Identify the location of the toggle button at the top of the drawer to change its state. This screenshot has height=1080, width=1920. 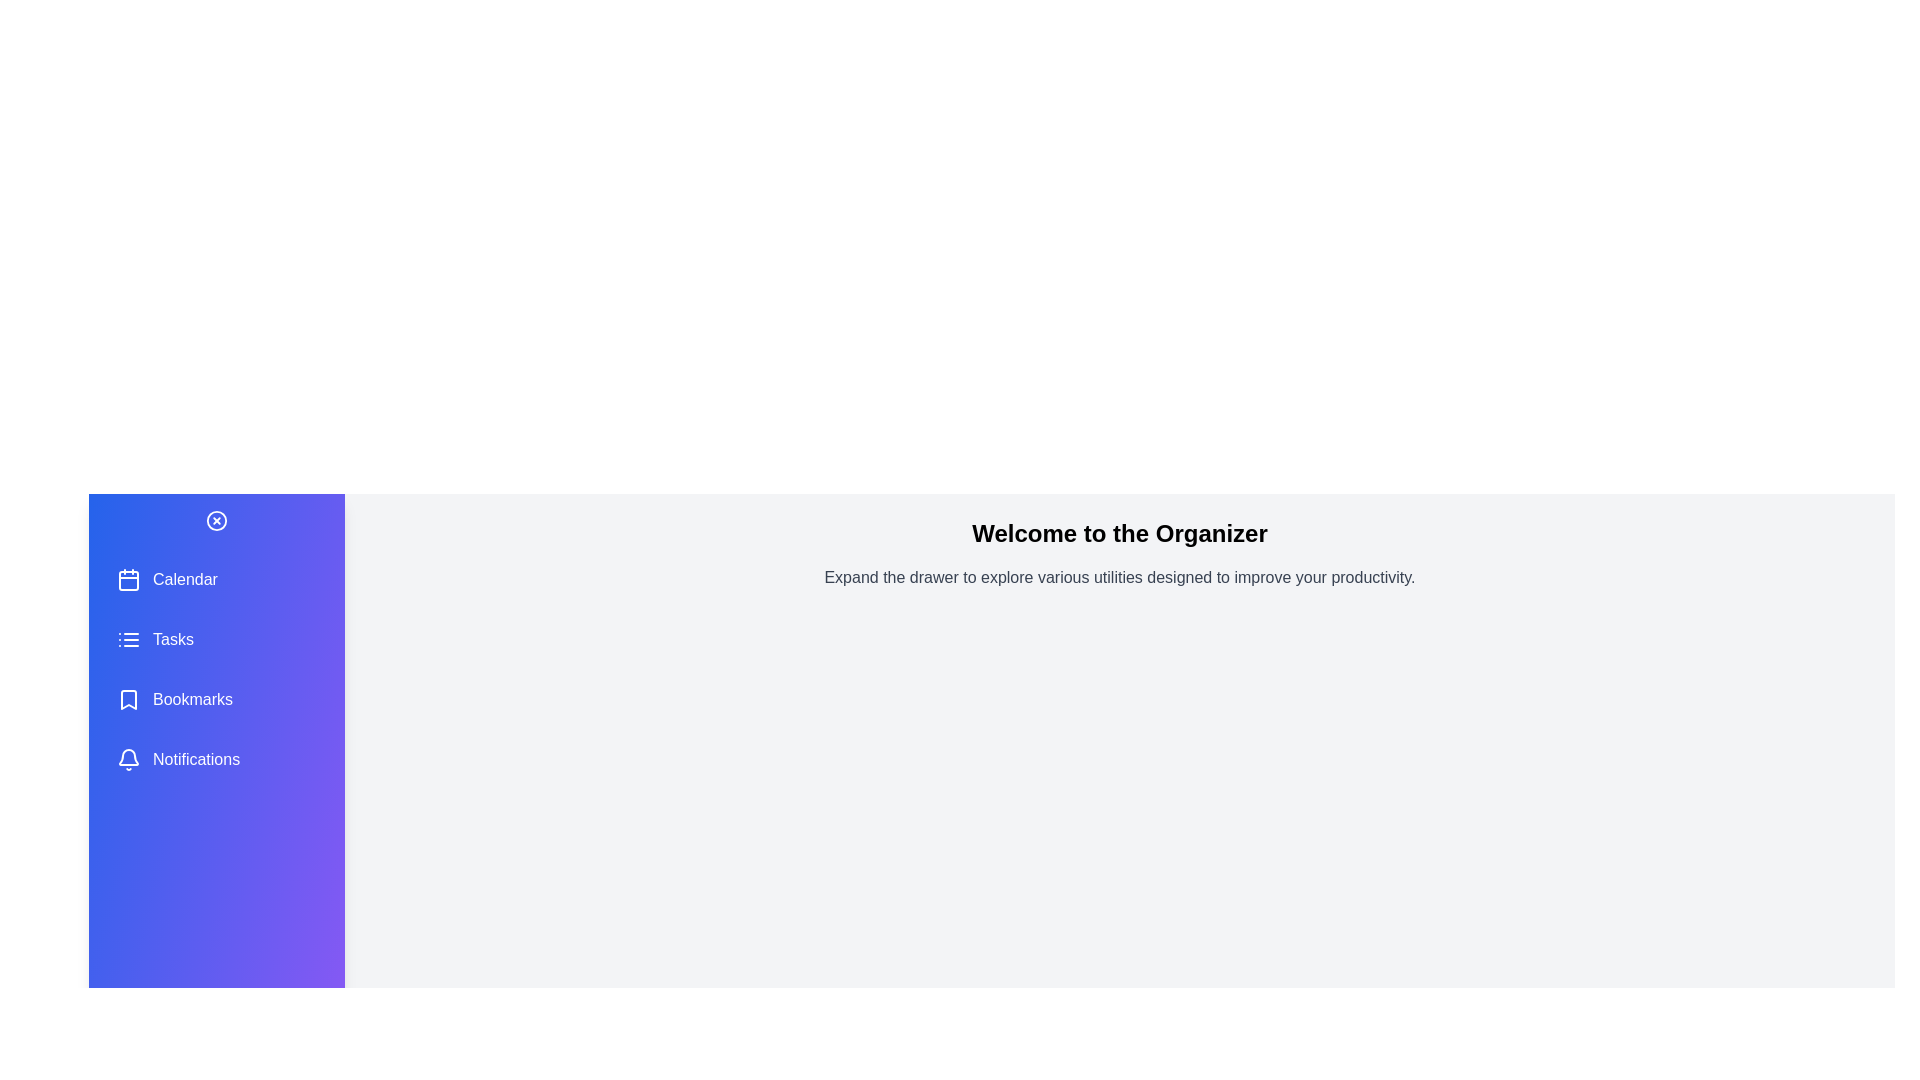
(216, 519).